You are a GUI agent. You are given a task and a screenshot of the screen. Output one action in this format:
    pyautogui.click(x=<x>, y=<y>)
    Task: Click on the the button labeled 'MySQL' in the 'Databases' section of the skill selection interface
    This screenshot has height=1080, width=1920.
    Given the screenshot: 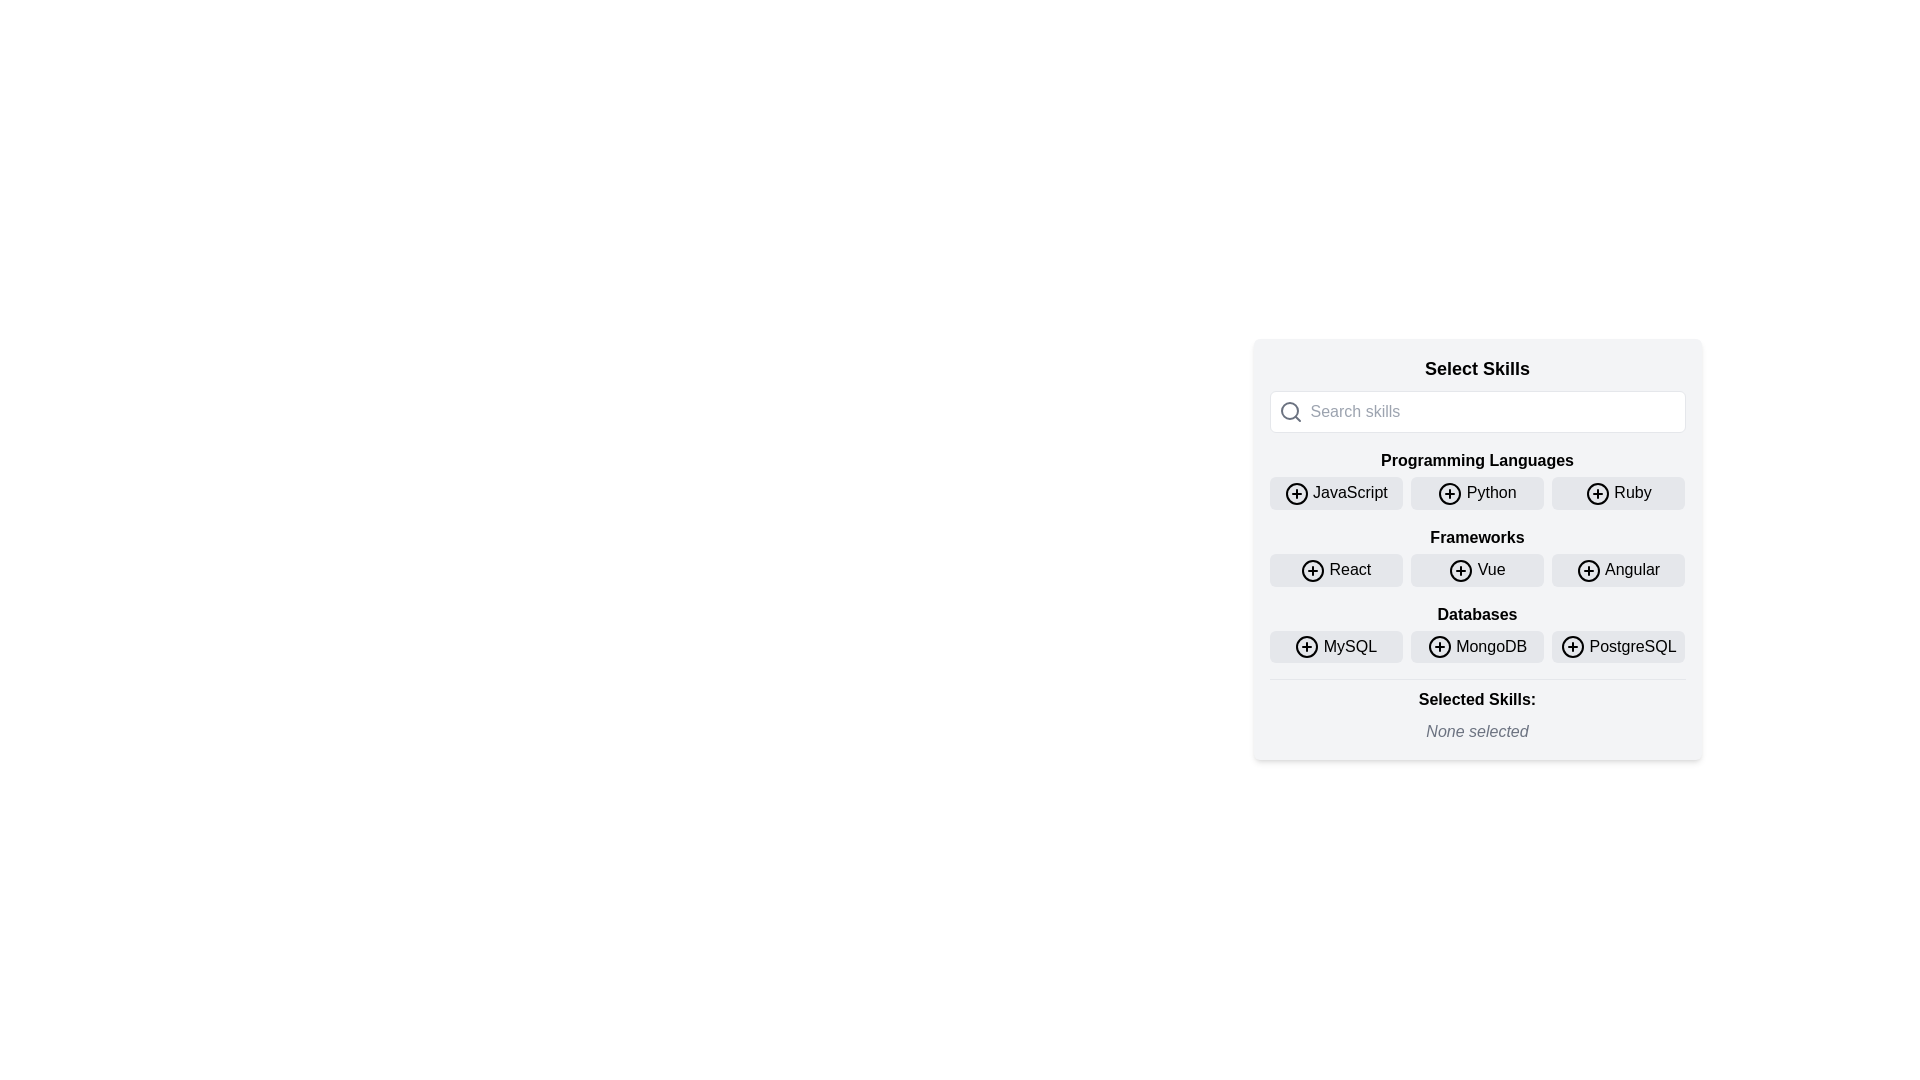 What is the action you would take?
    pyautogui.click(x=1307, y=647)
    